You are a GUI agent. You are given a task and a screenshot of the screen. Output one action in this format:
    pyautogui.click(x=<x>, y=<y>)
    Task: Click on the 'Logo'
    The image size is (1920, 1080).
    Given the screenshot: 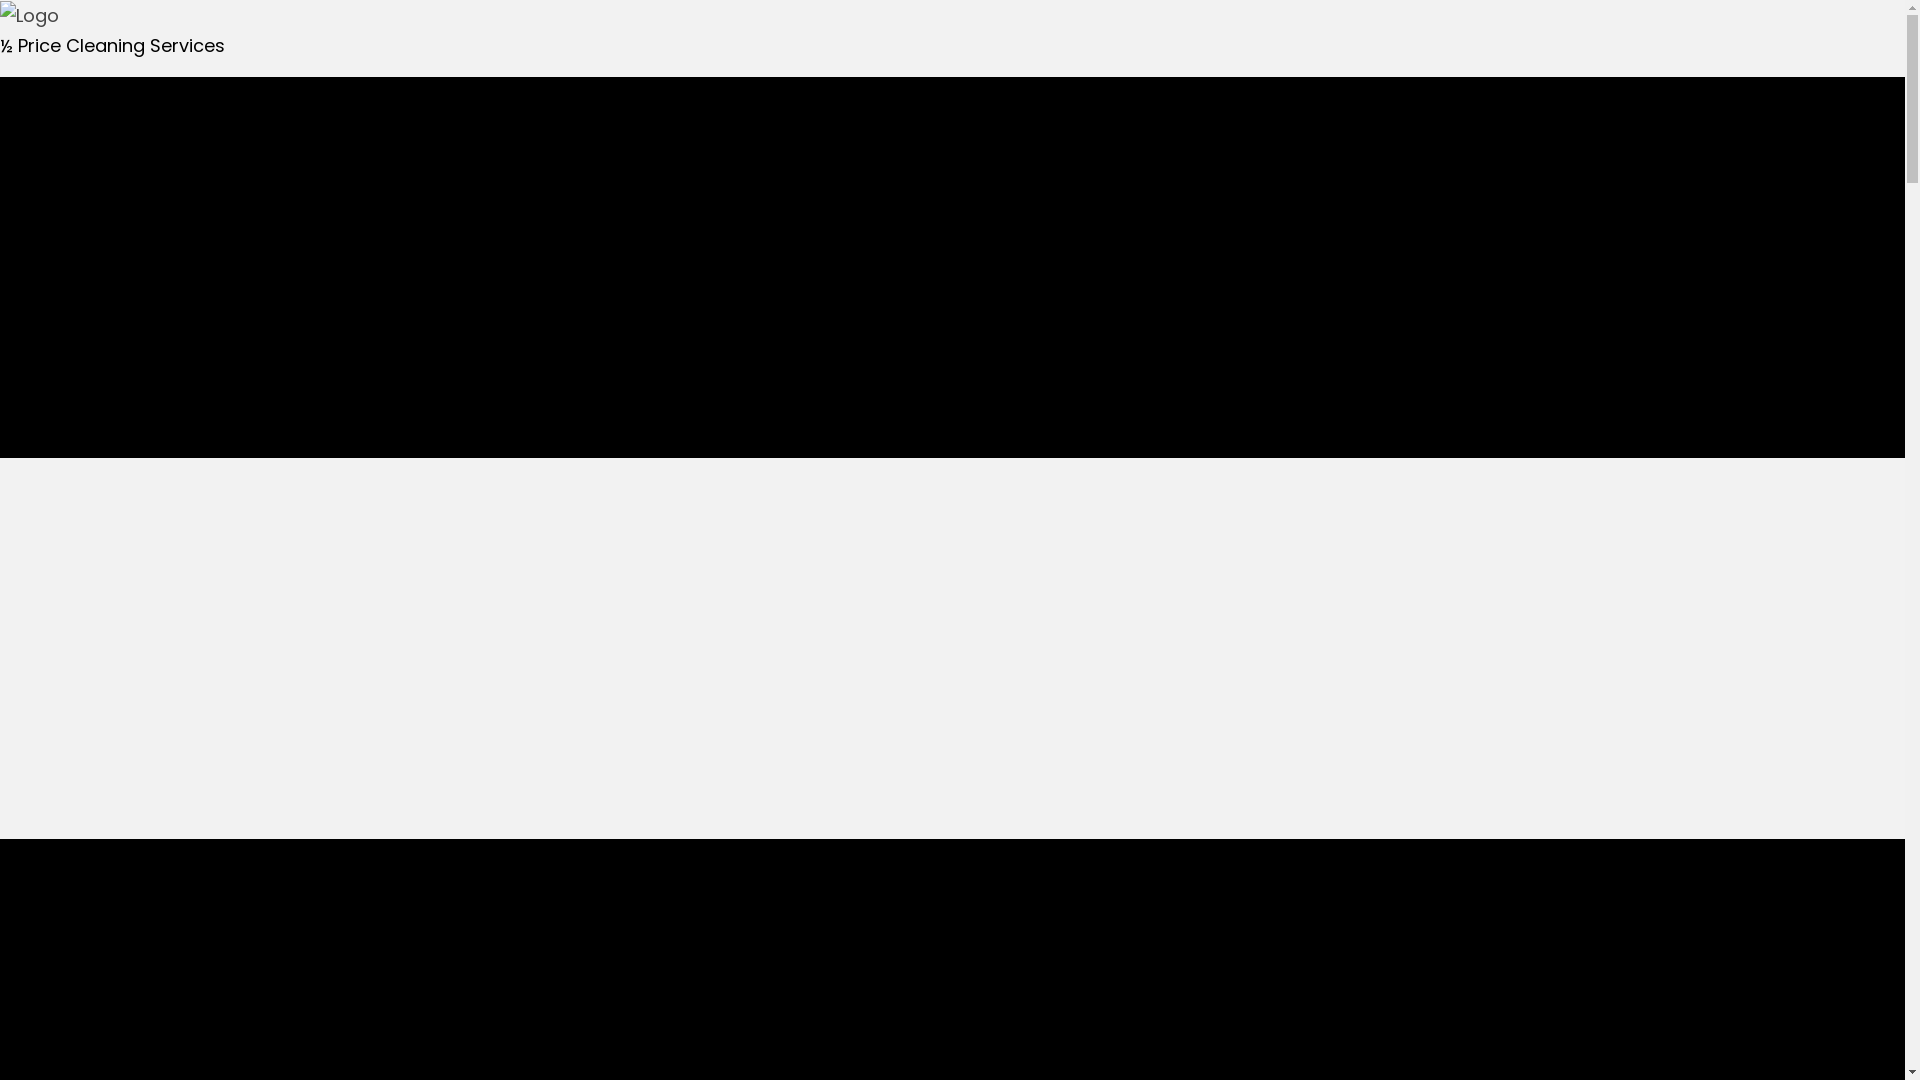 What is the action you would take?
    pyautogui.click(x=0, y=15)
    